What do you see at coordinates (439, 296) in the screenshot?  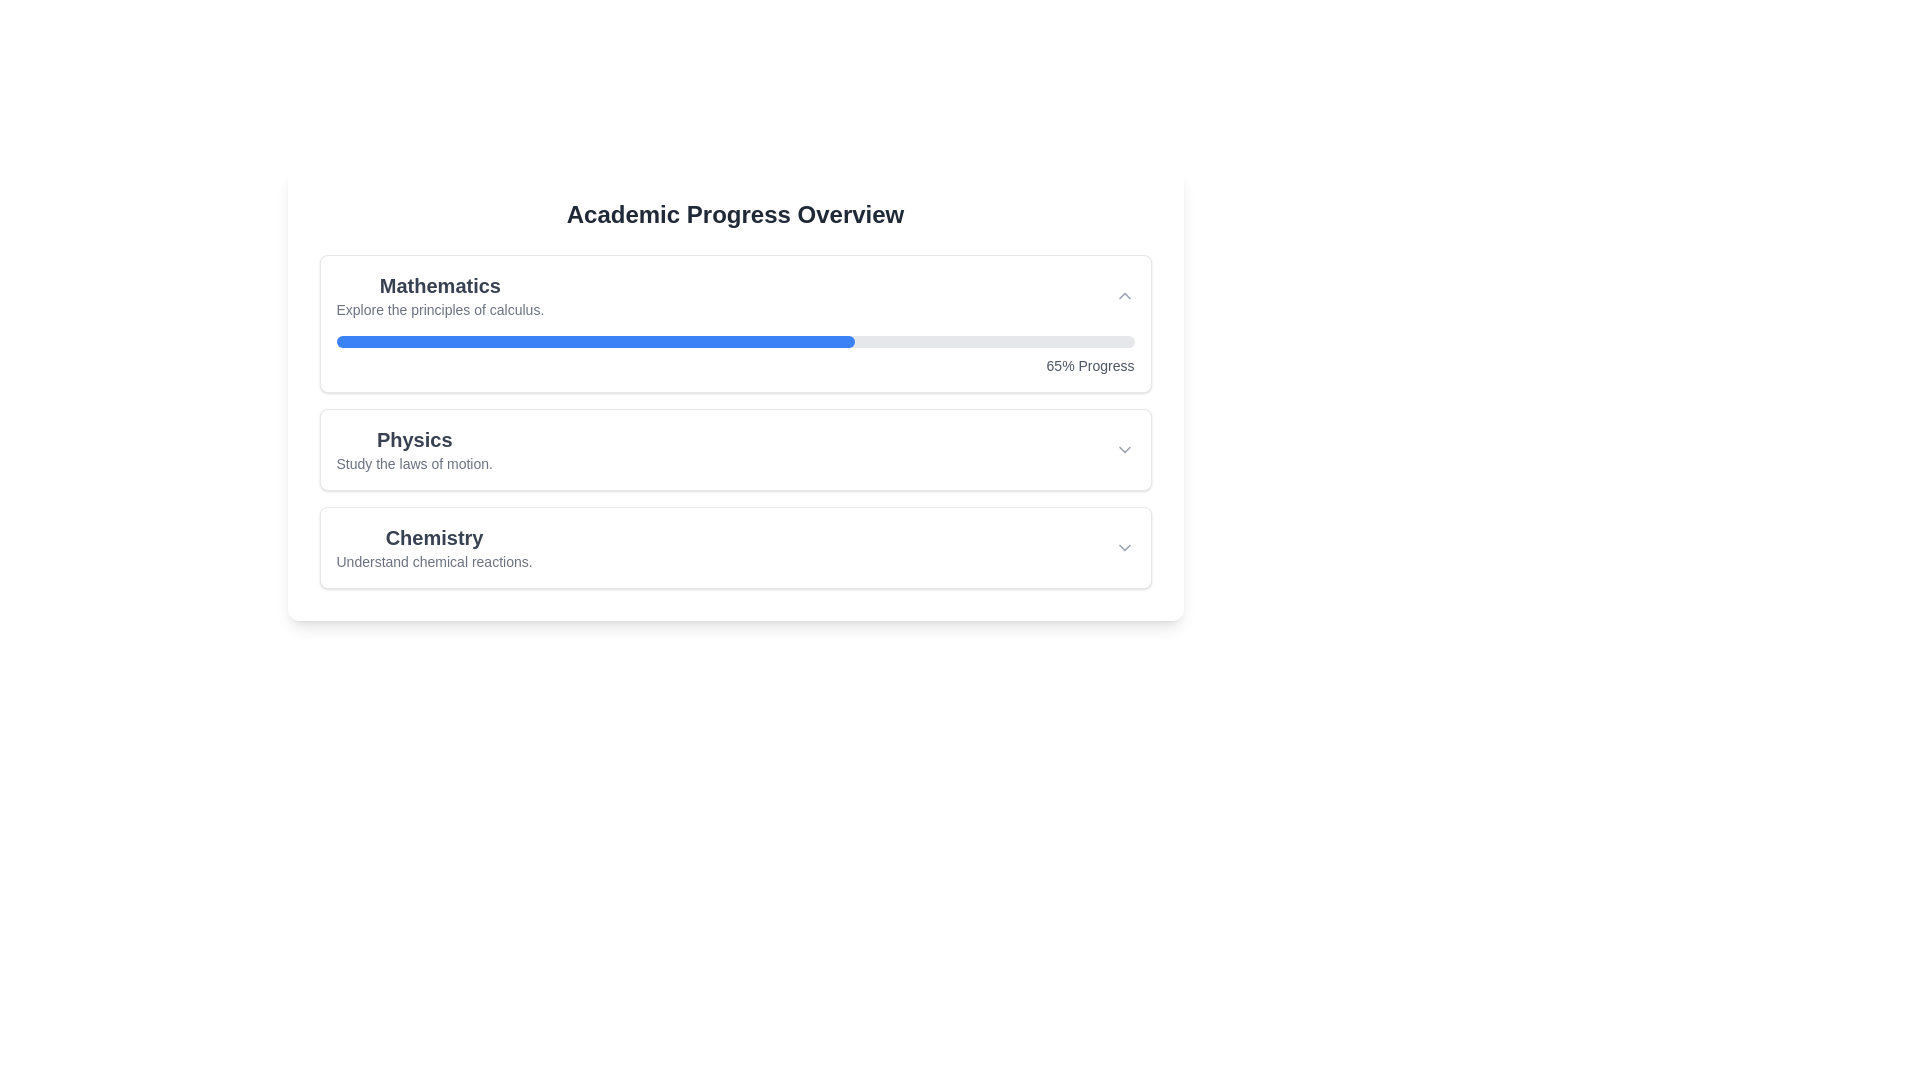 I see `the 'Mathematics' text content in the 'Academic Progress Overview' section, which is the first item in the vertical list of topics` at bounding box center [439, 296].